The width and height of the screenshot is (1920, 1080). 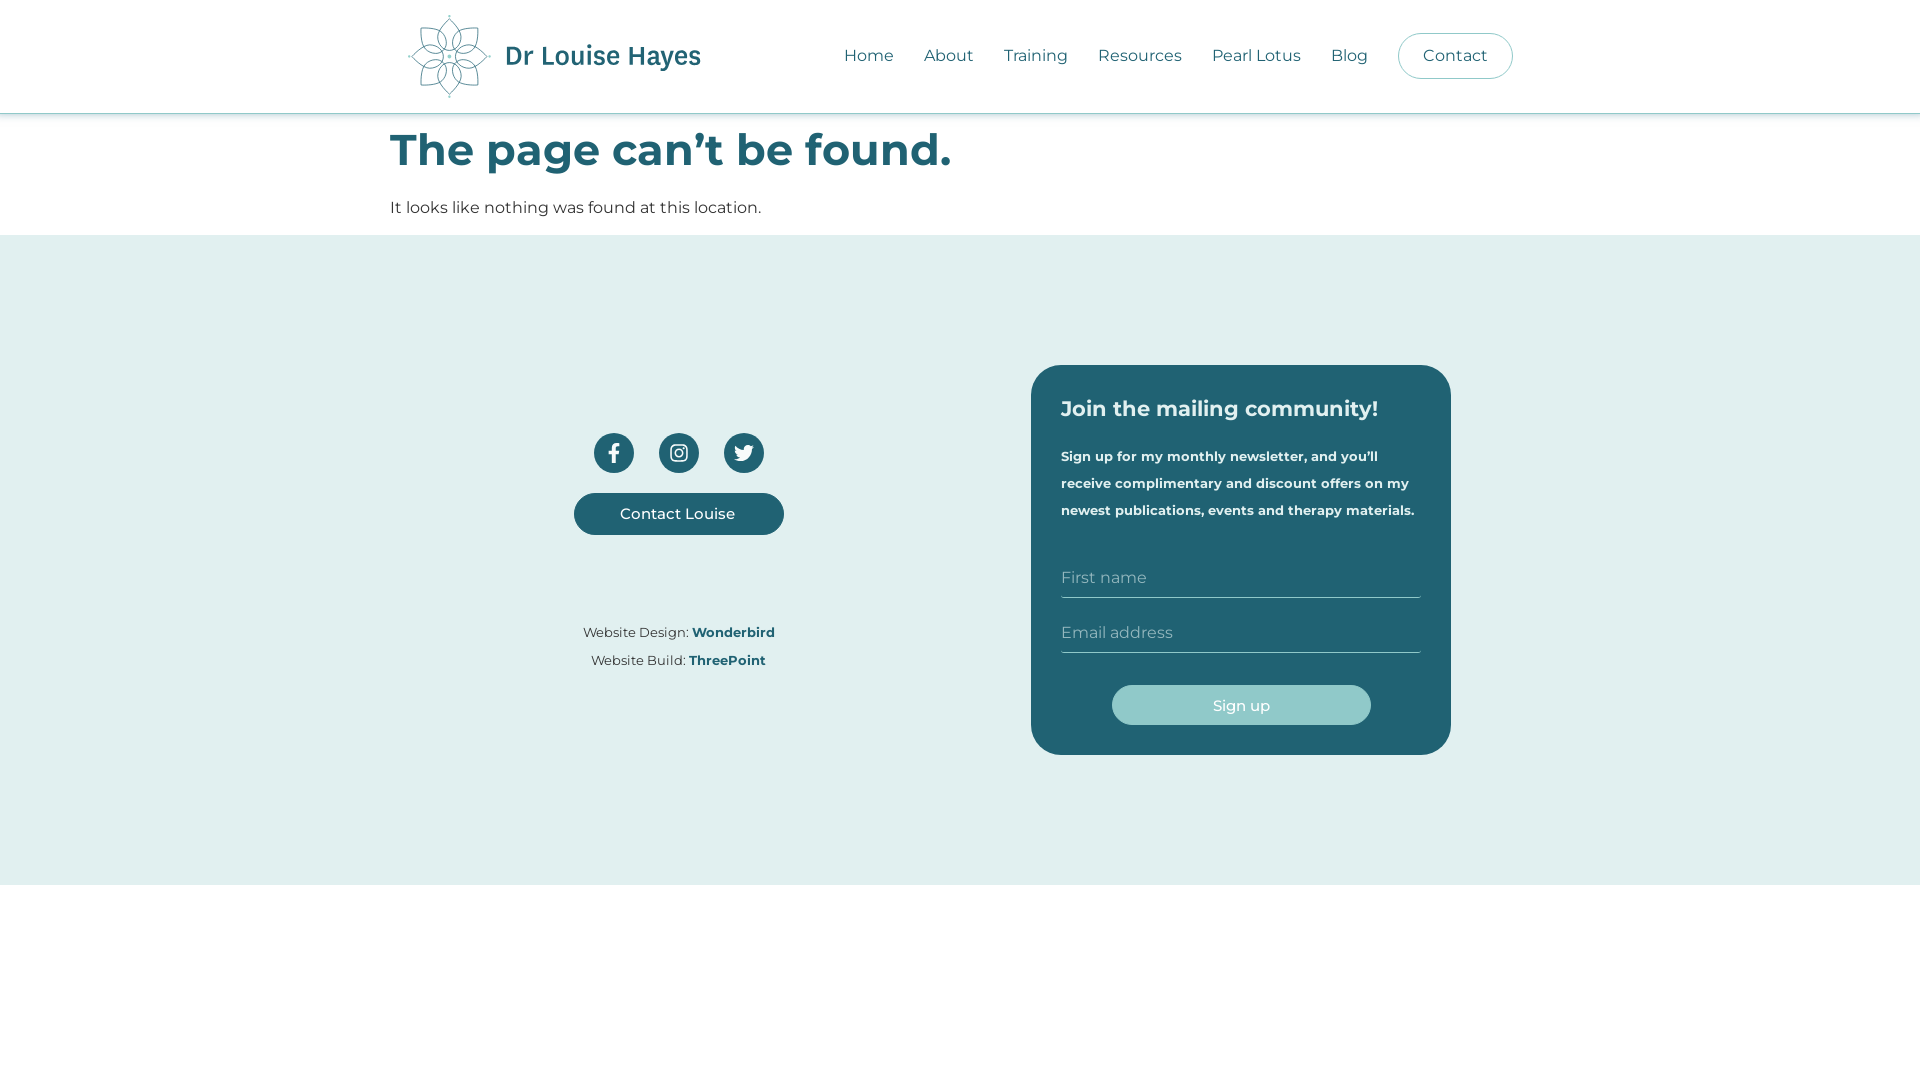 I want to click on 'Wonderbird', so click(x=732, y=632).